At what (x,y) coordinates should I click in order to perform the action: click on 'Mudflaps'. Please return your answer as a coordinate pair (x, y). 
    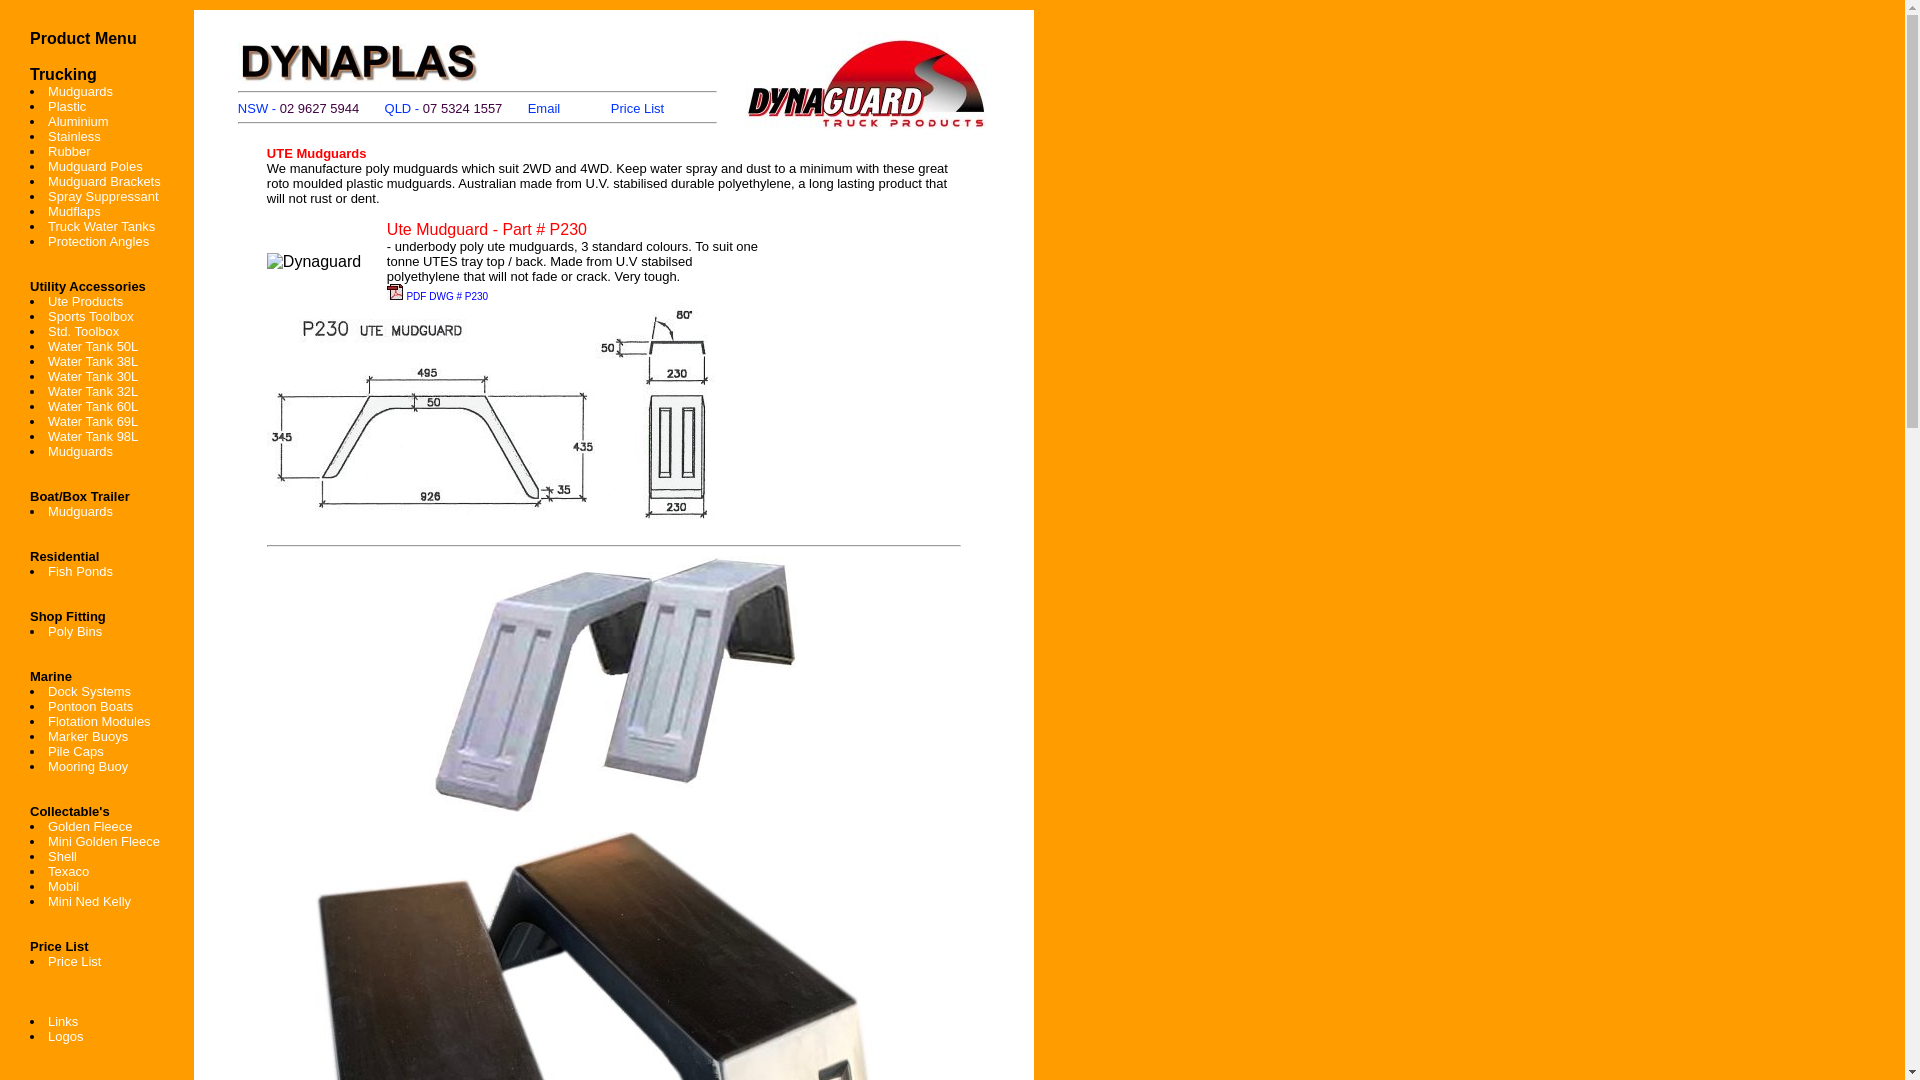
    Looking at the image, I should click on (48, 211).